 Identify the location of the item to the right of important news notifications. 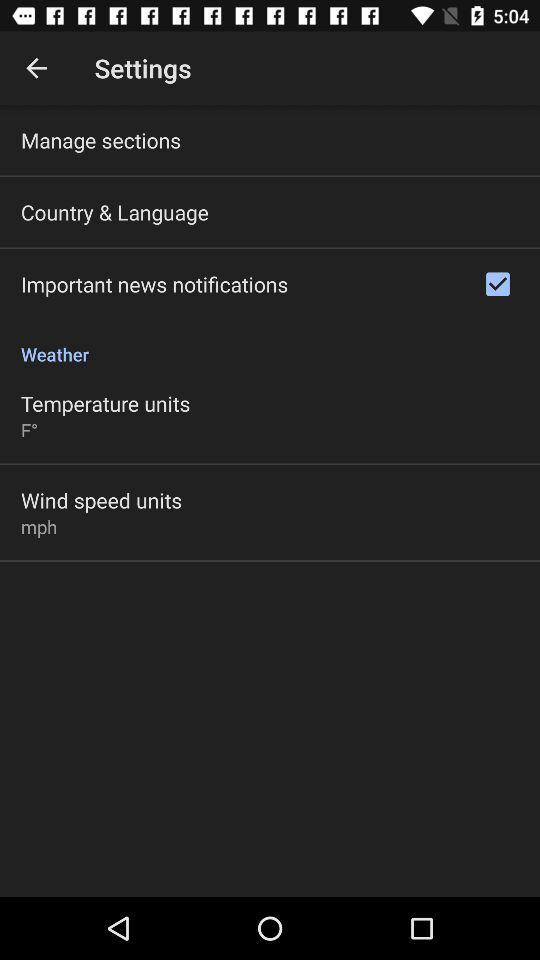
(496, 283).